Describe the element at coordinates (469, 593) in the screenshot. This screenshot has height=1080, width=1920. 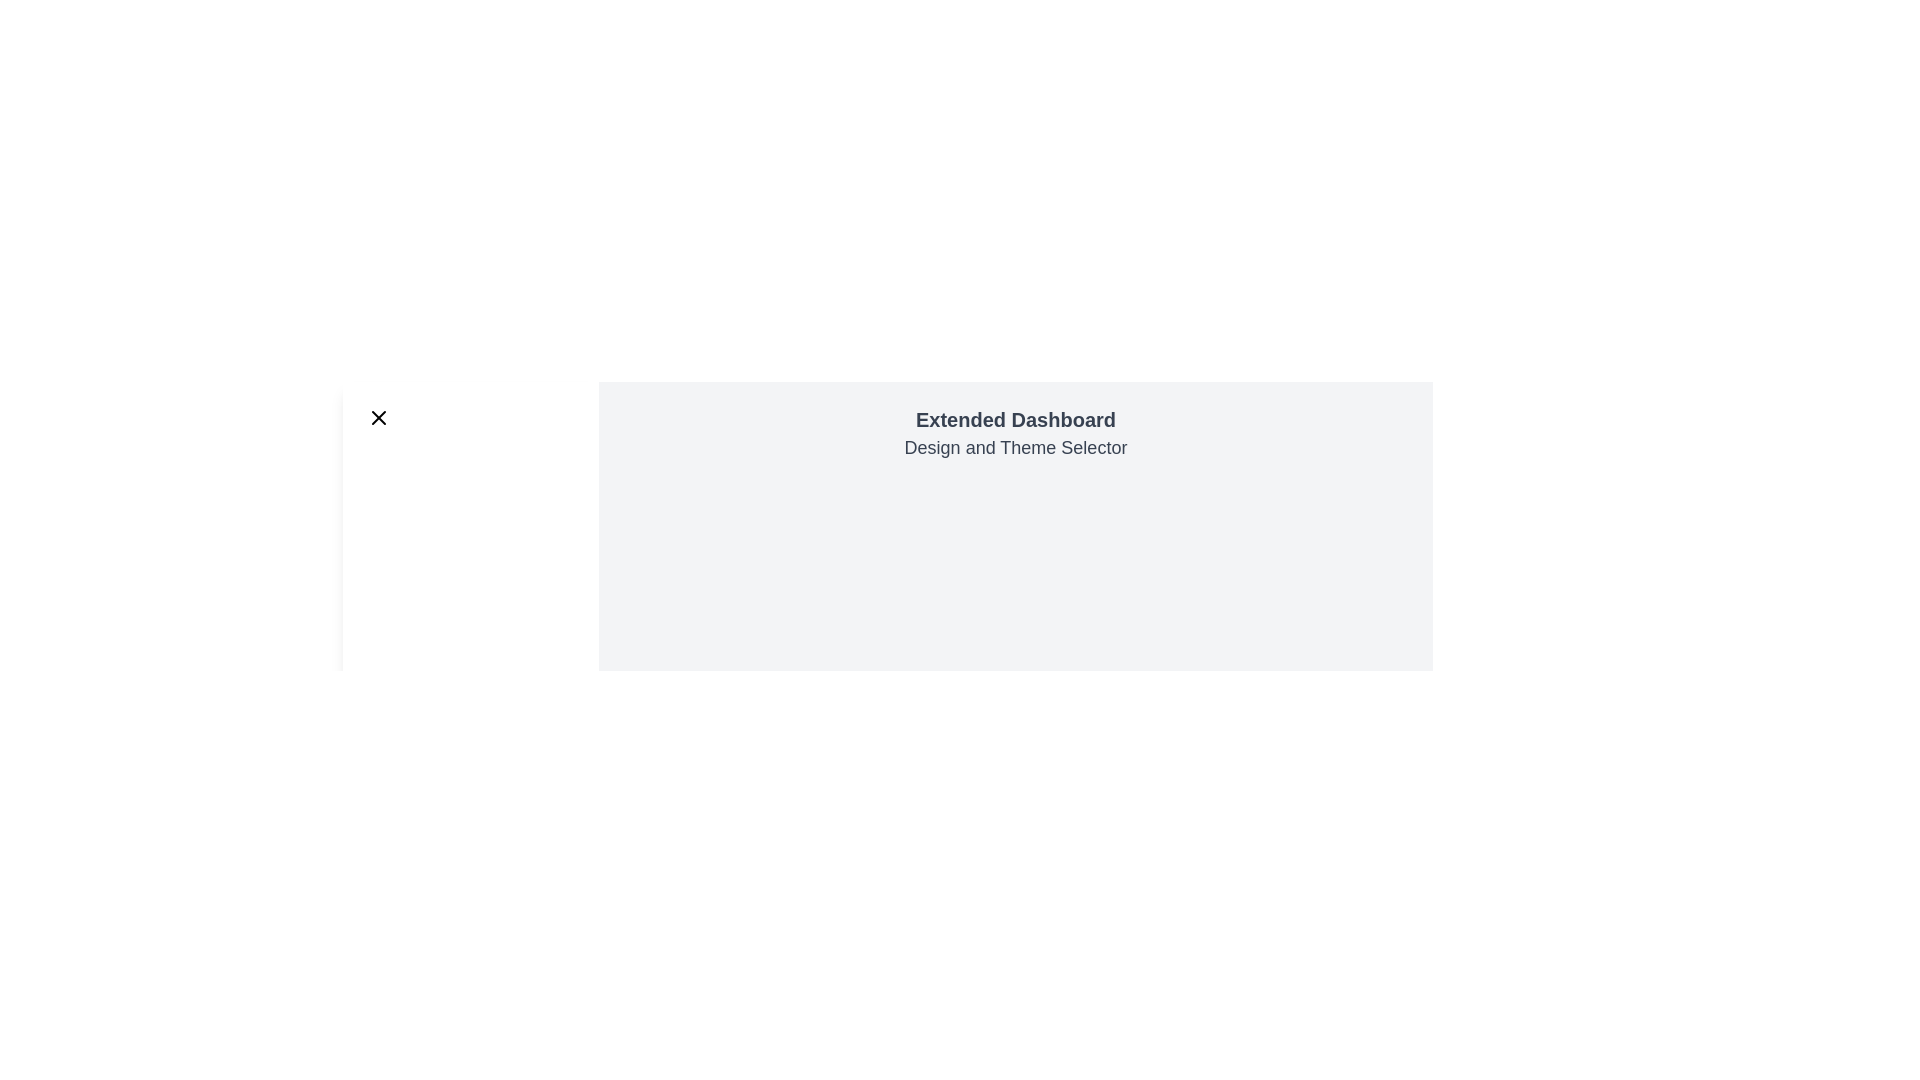
I see `the navigation item Cart` at that location.